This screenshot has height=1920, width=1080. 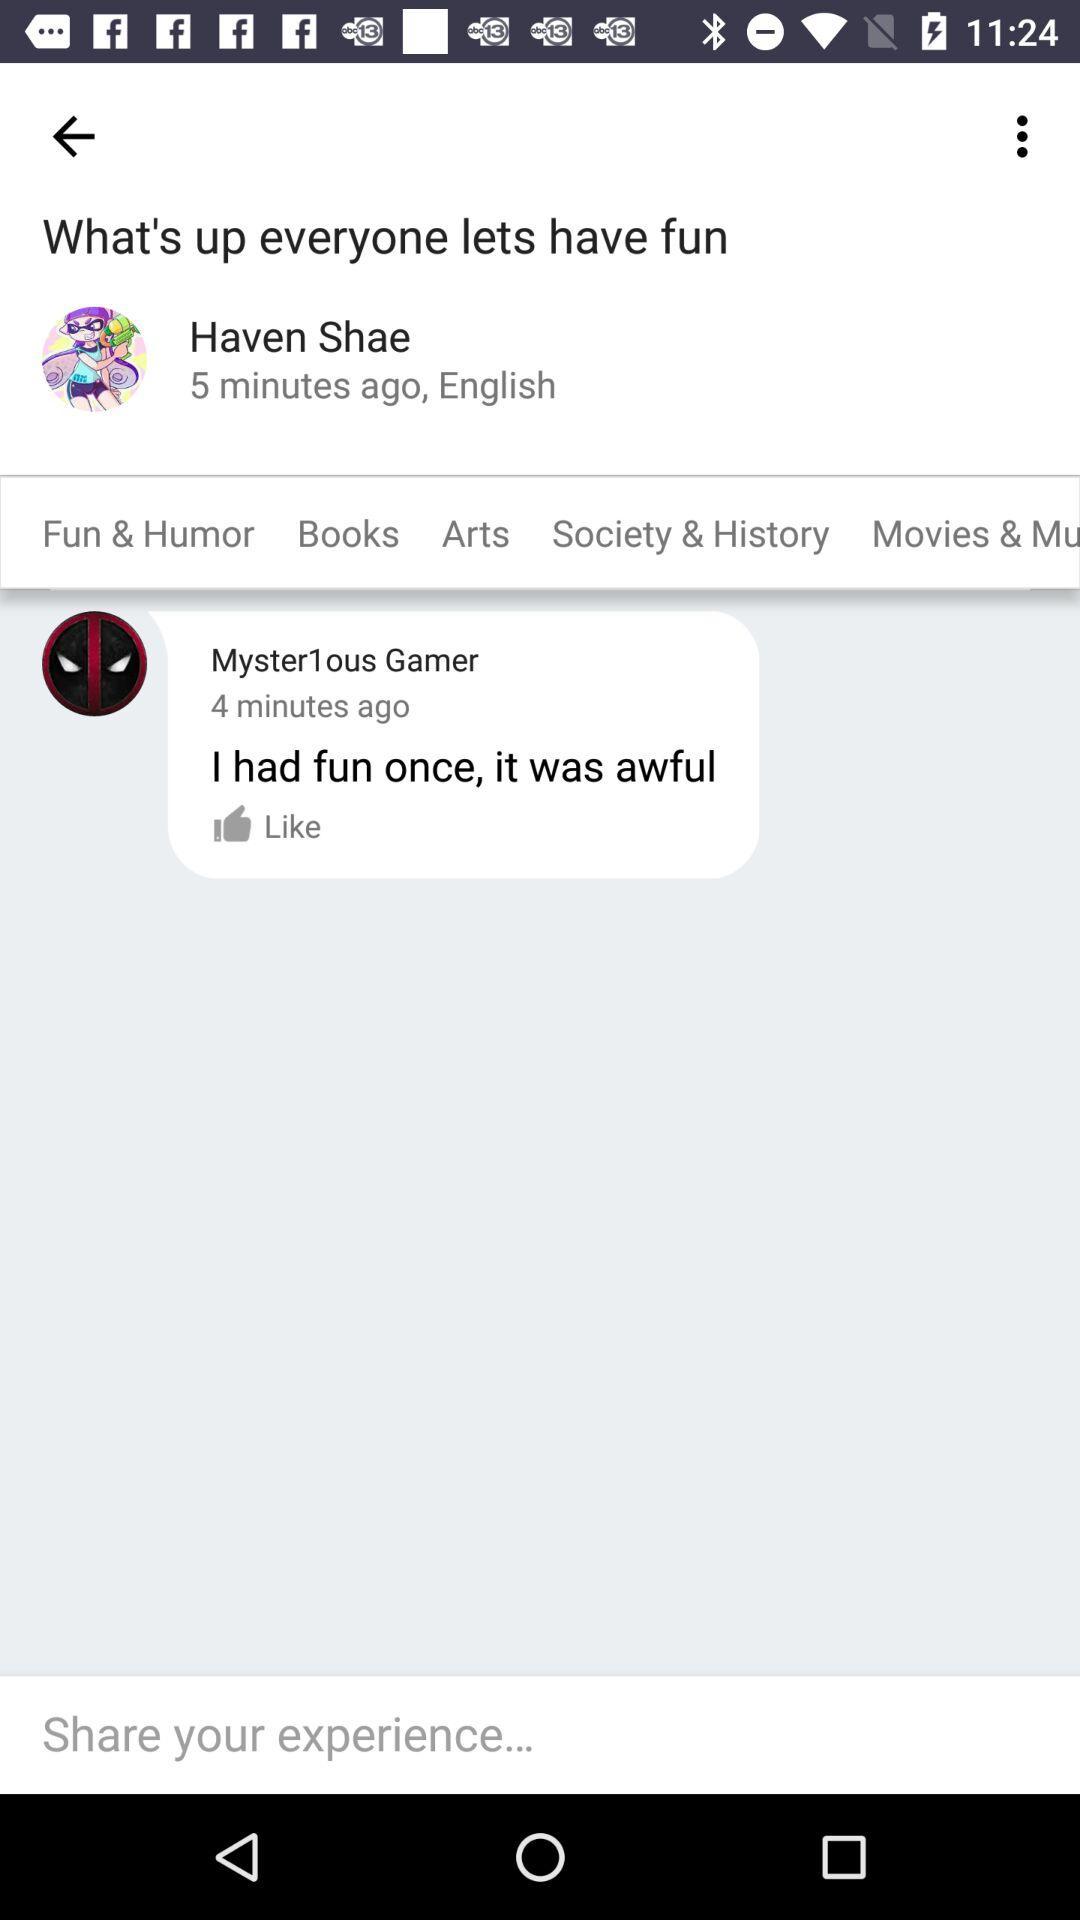 I want to click on avatar, so click(x=94, y=663).